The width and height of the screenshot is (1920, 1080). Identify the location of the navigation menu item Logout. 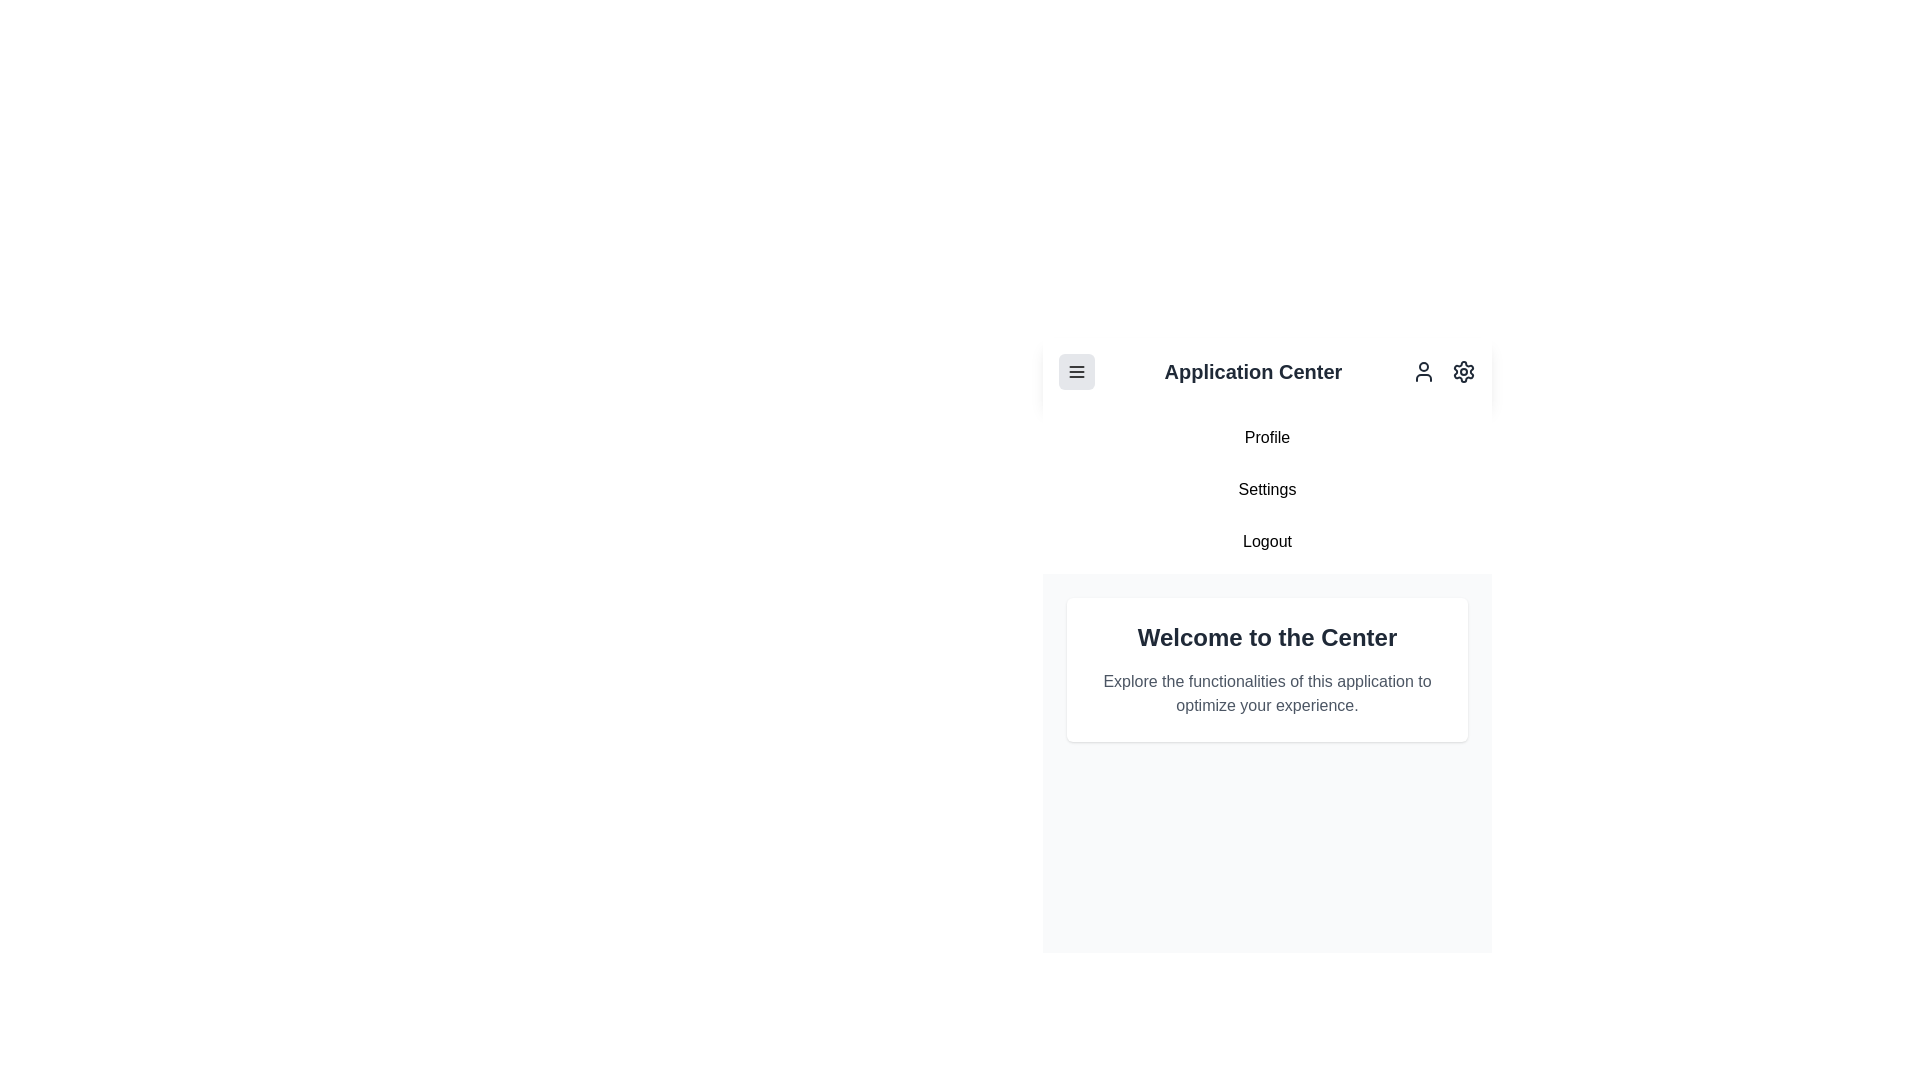
(1266, 542).